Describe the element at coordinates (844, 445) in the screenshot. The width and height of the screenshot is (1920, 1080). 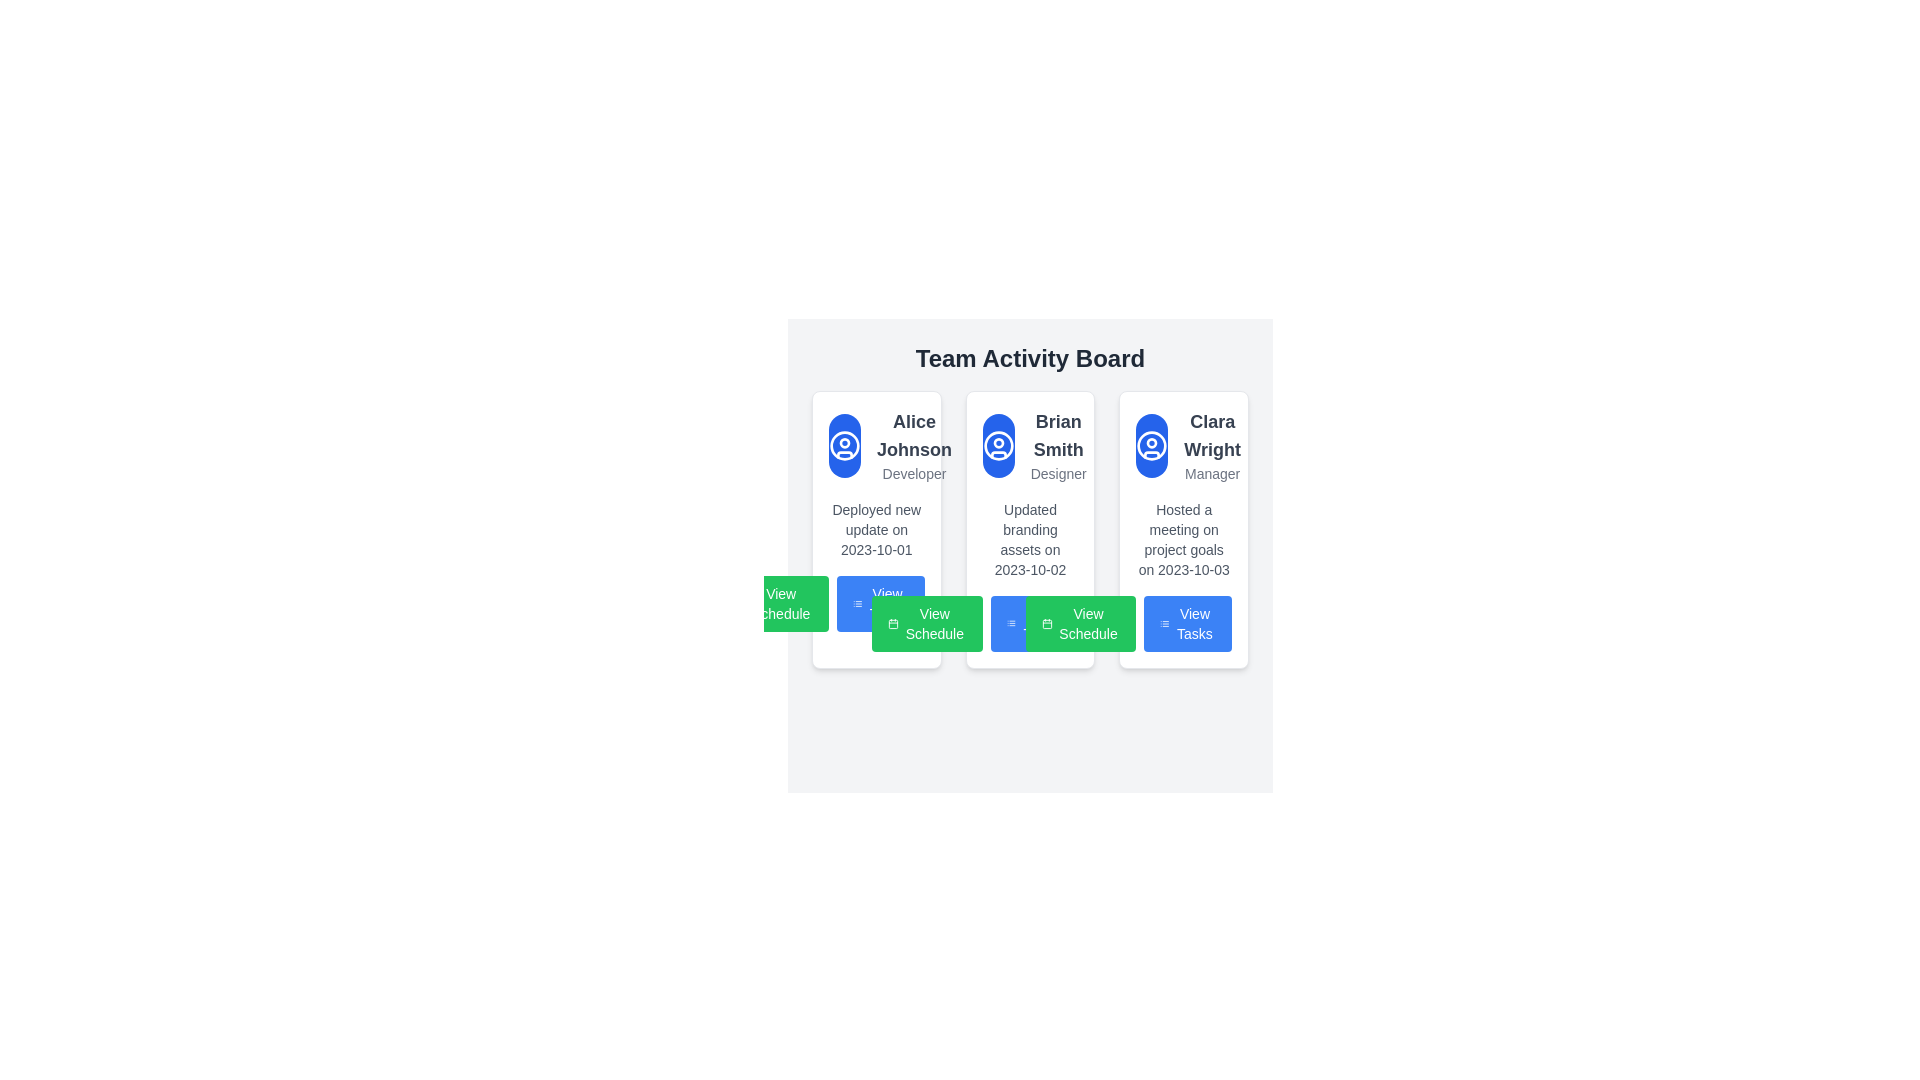
I see `the user icon representing Alice Johnson, positioned at the top left of the card labeled 'Alice Johnson - Developer'` at that location.